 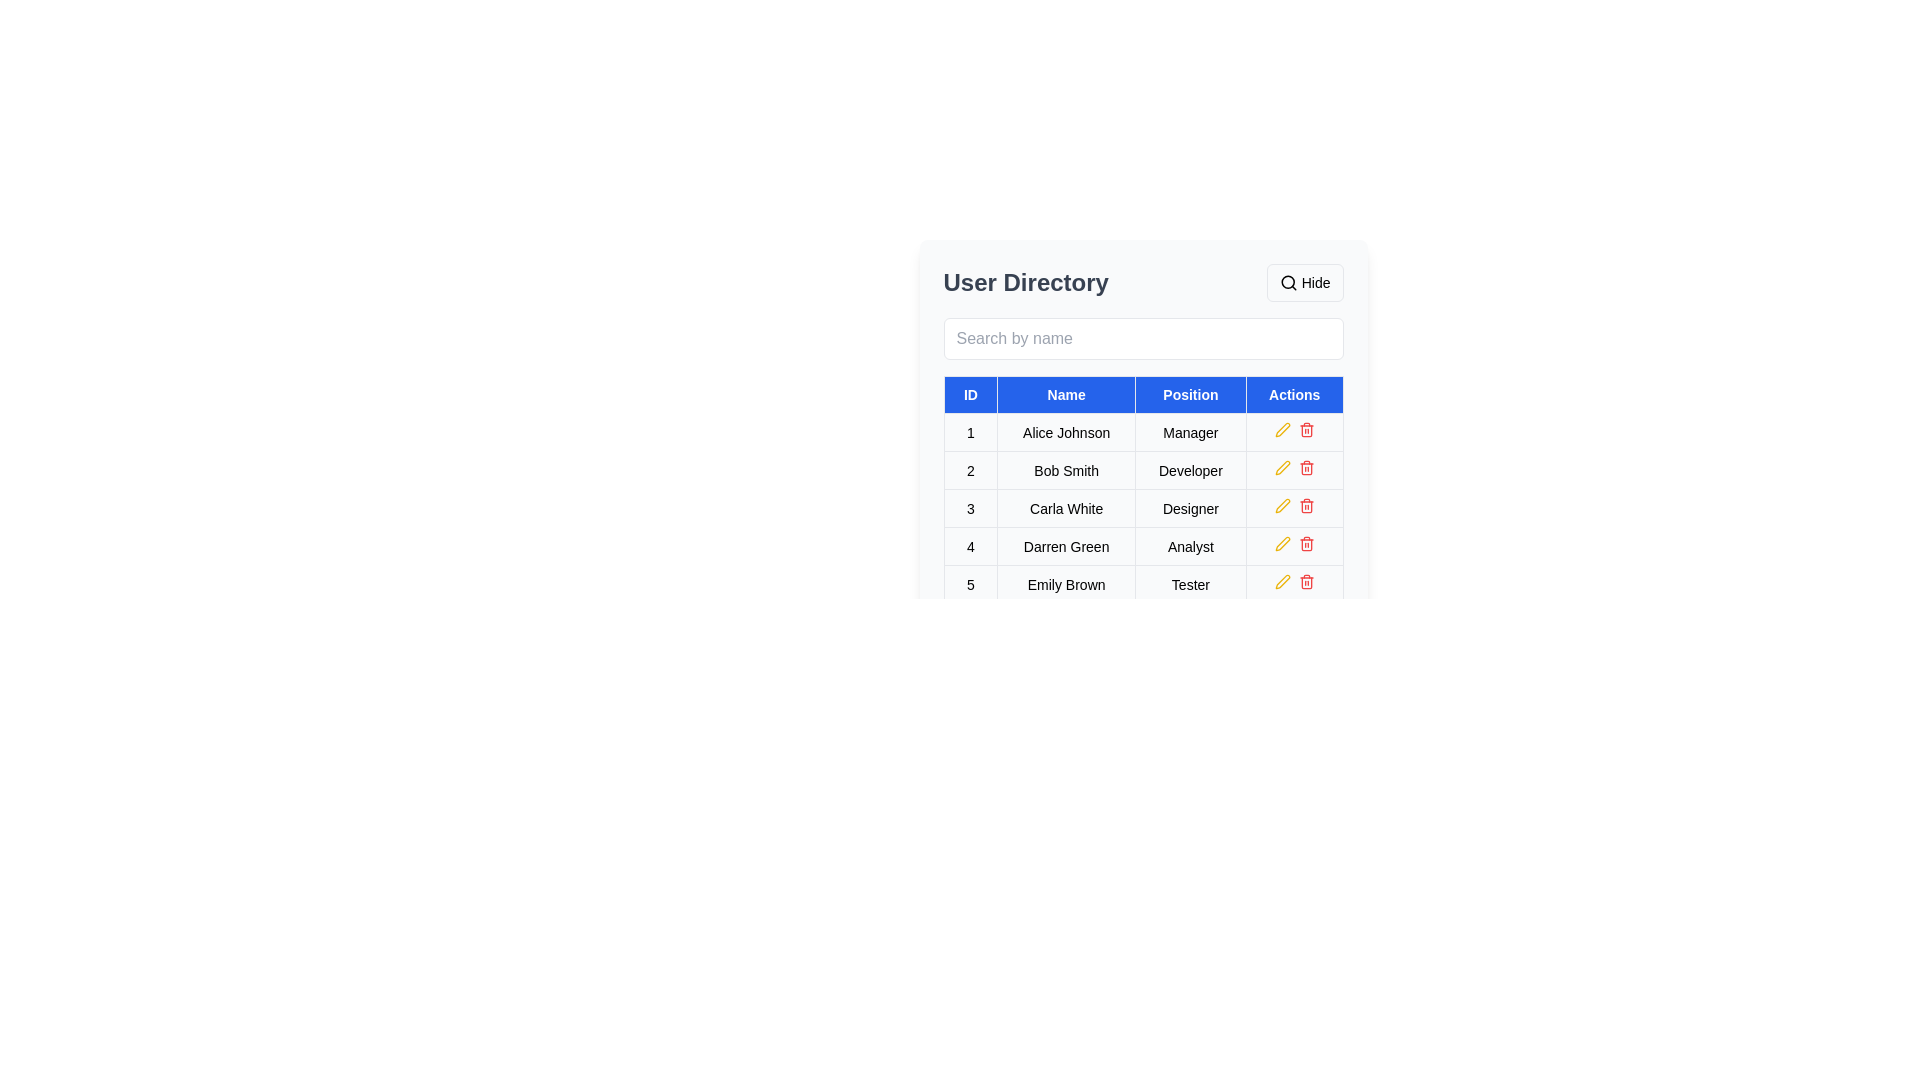 I want to click on the Label or data cell in the table that contains the text 'Tester', located in the fifth row under the 'Position' column, bordered and distinct from surrounding elements, so click(x=1190, y=584).